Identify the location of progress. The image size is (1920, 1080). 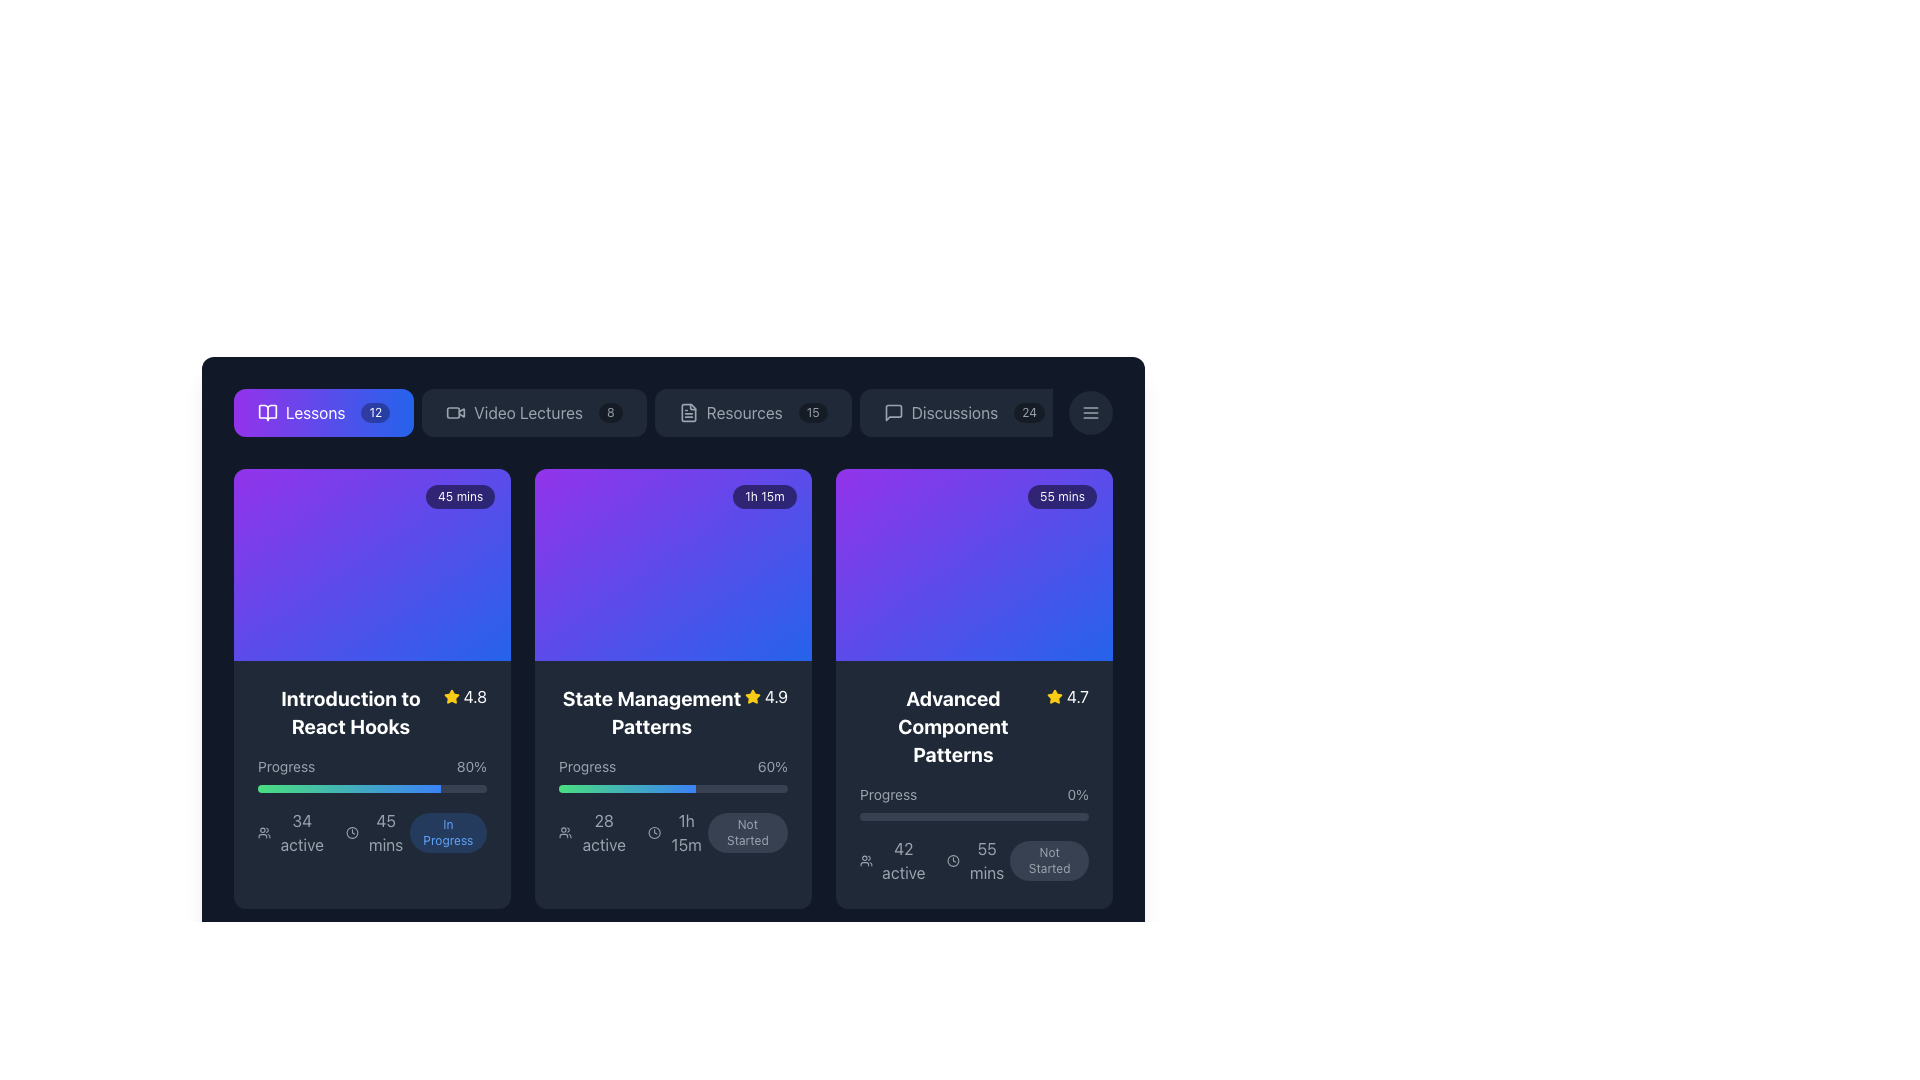
(291, 788).